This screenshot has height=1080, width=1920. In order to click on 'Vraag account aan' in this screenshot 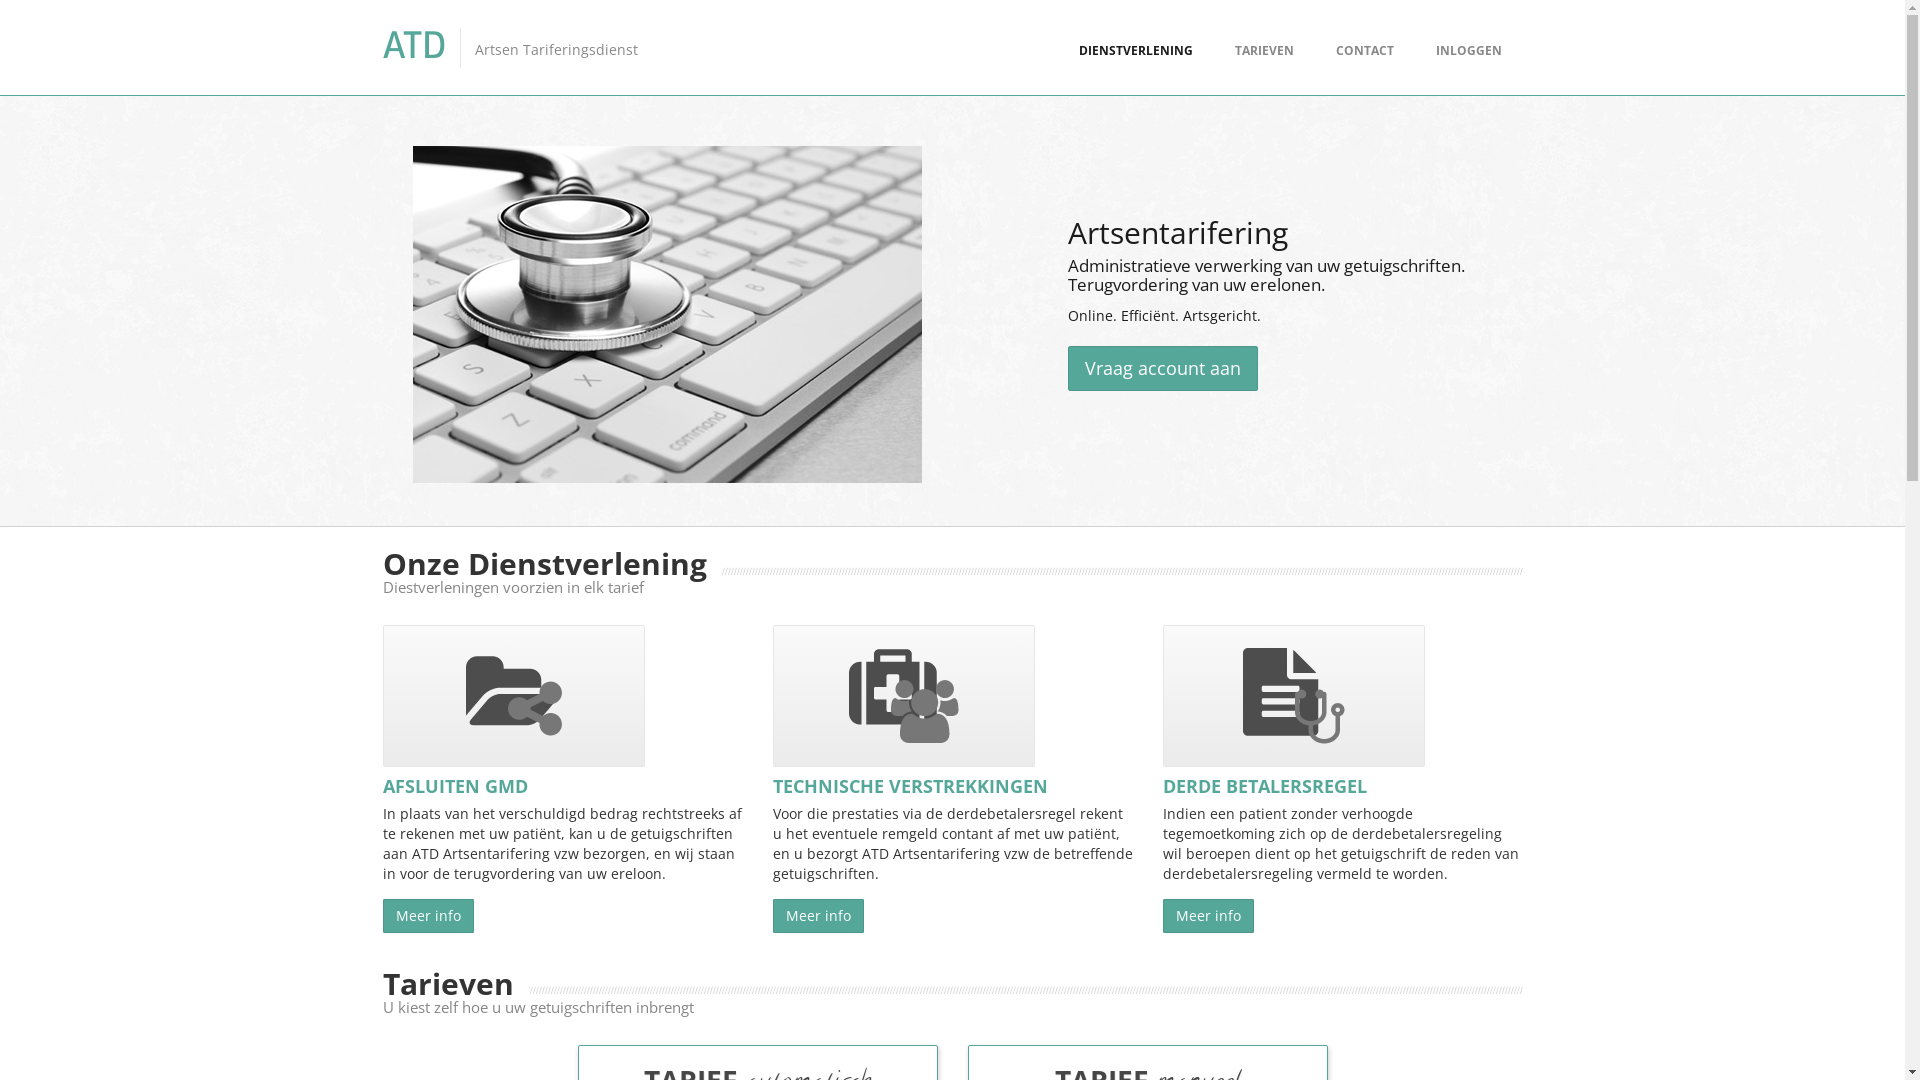, I will do `click(1162, 368)`.